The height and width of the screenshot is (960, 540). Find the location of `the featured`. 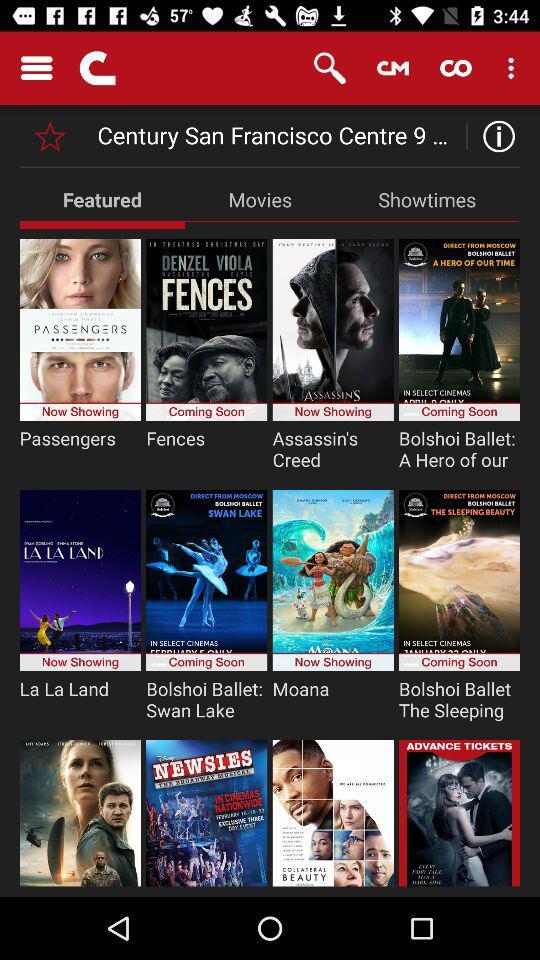

the featured is located at coordinates (102, 199).